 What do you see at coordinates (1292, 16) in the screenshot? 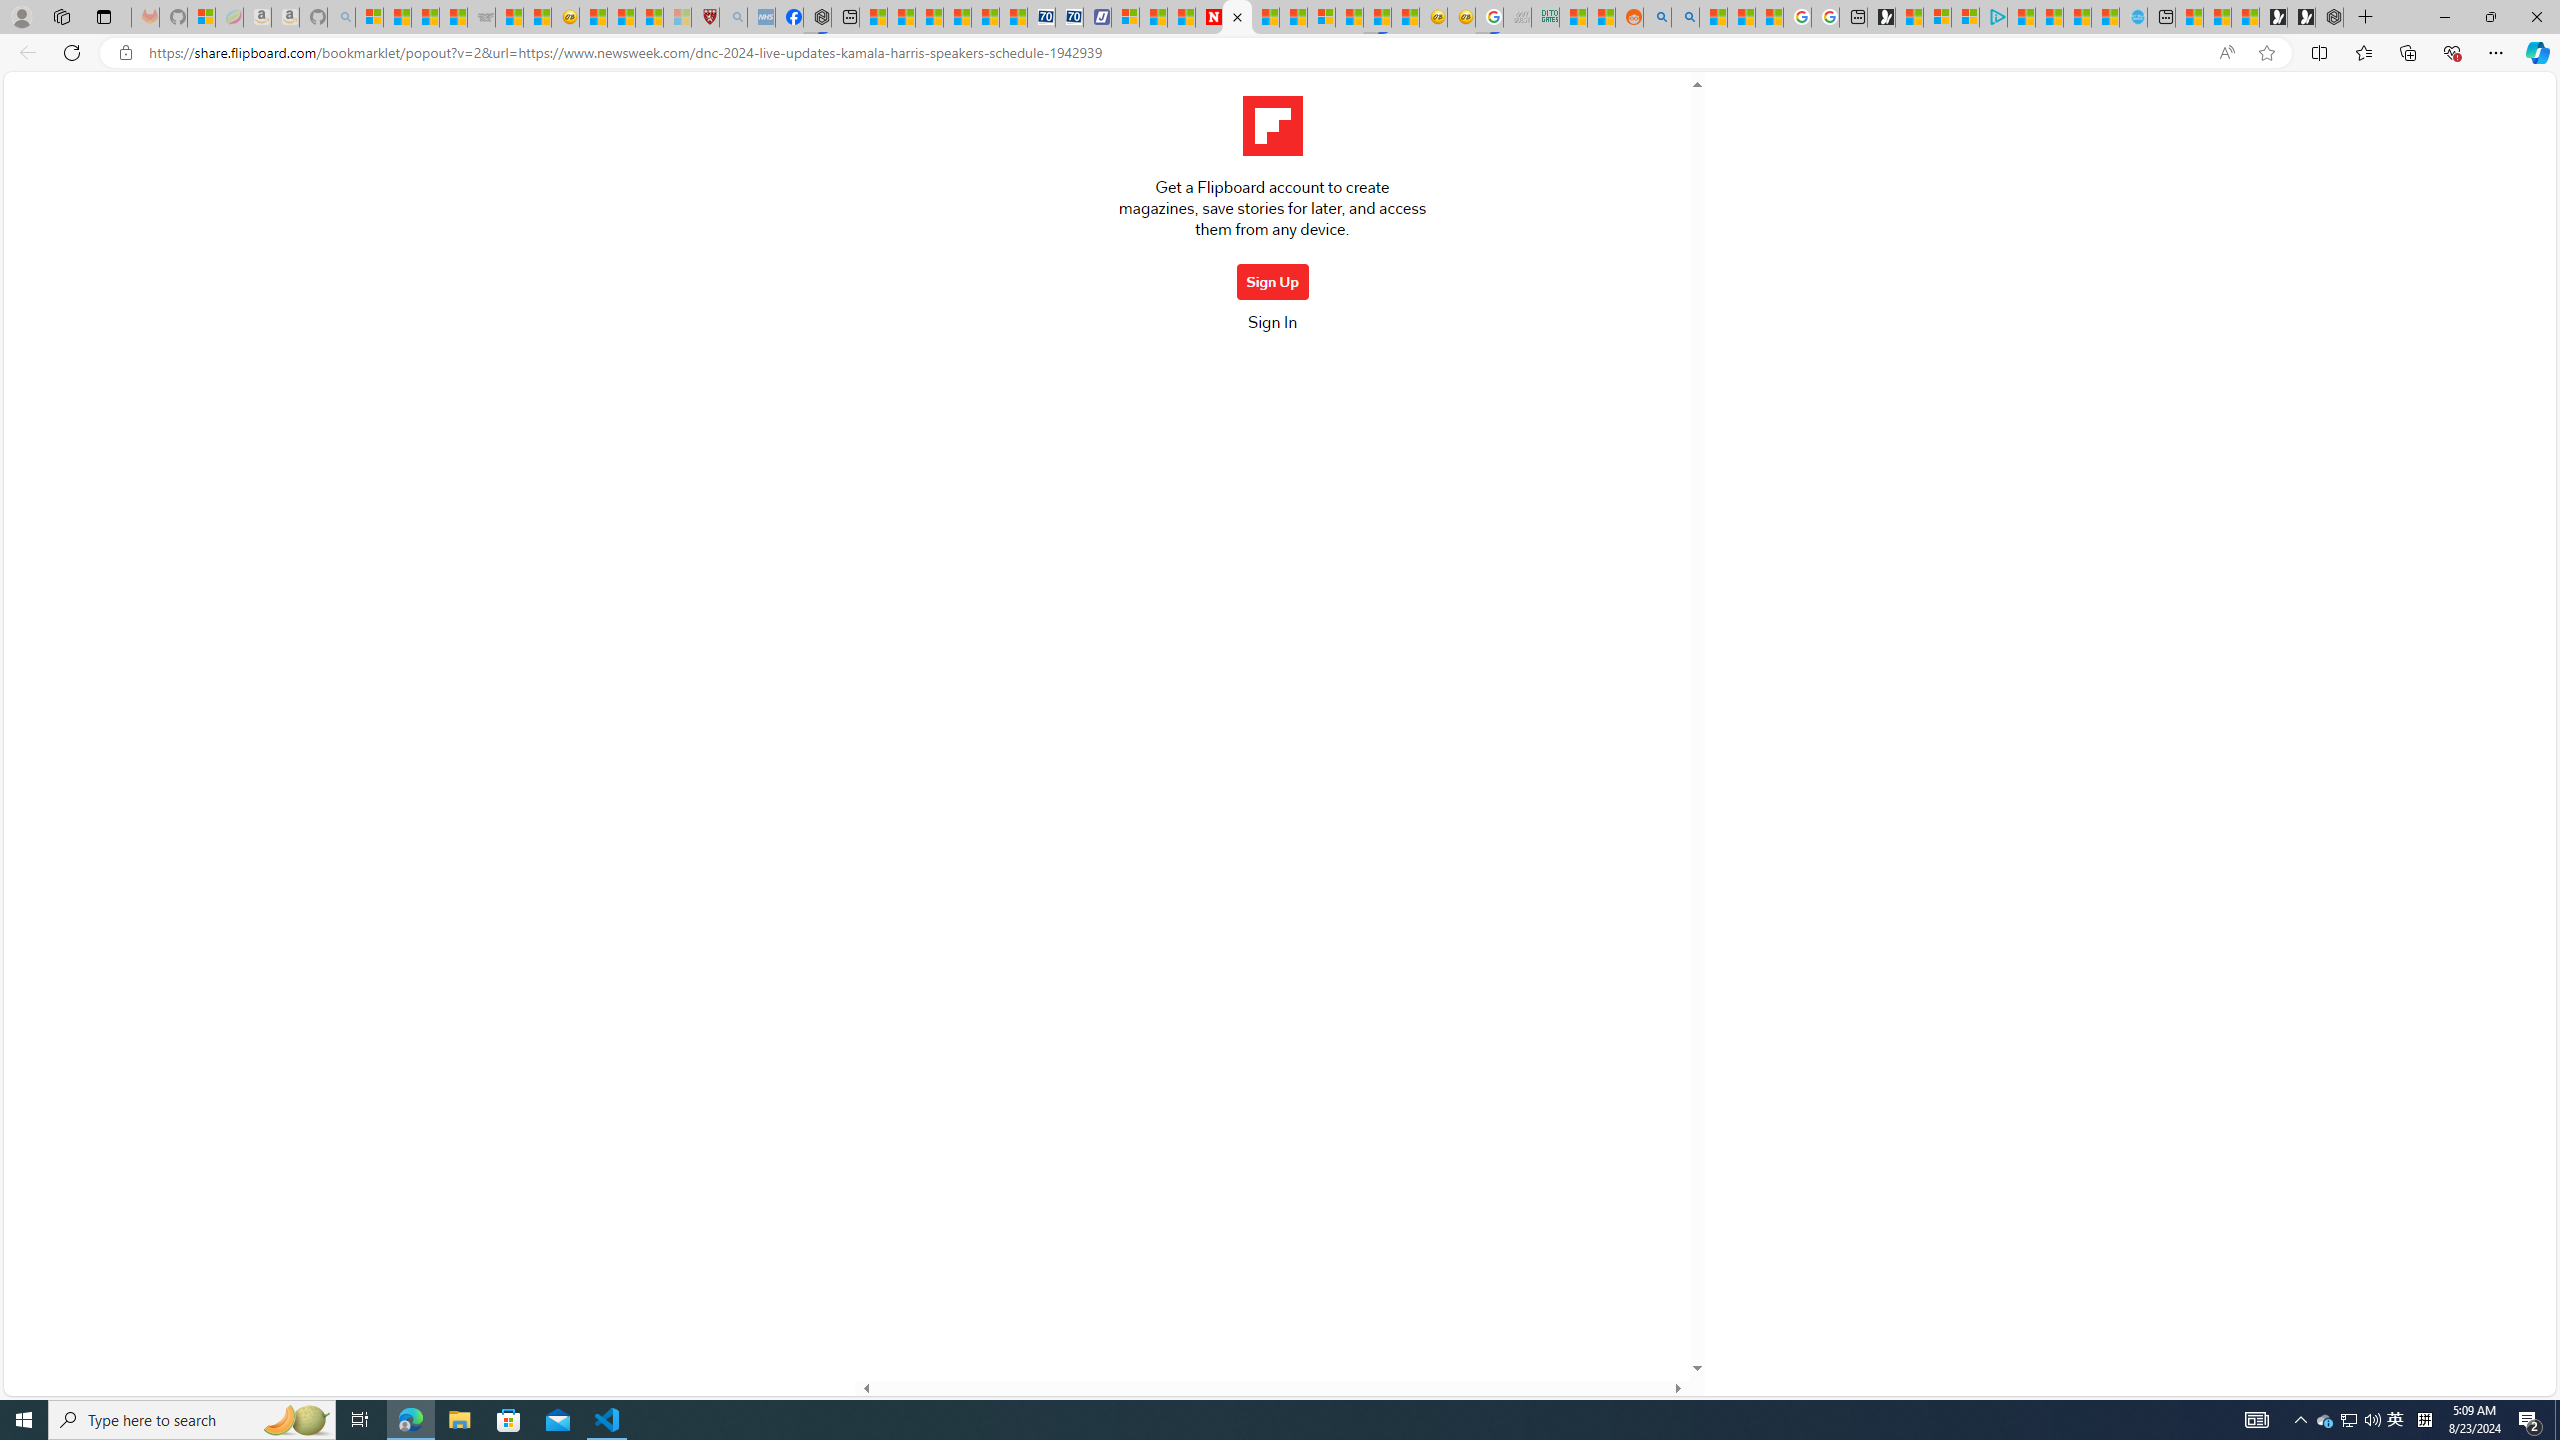
I see `'Trusted Community Engagement and Contributions | Guidelines'` at bounding box center [1292, 16].